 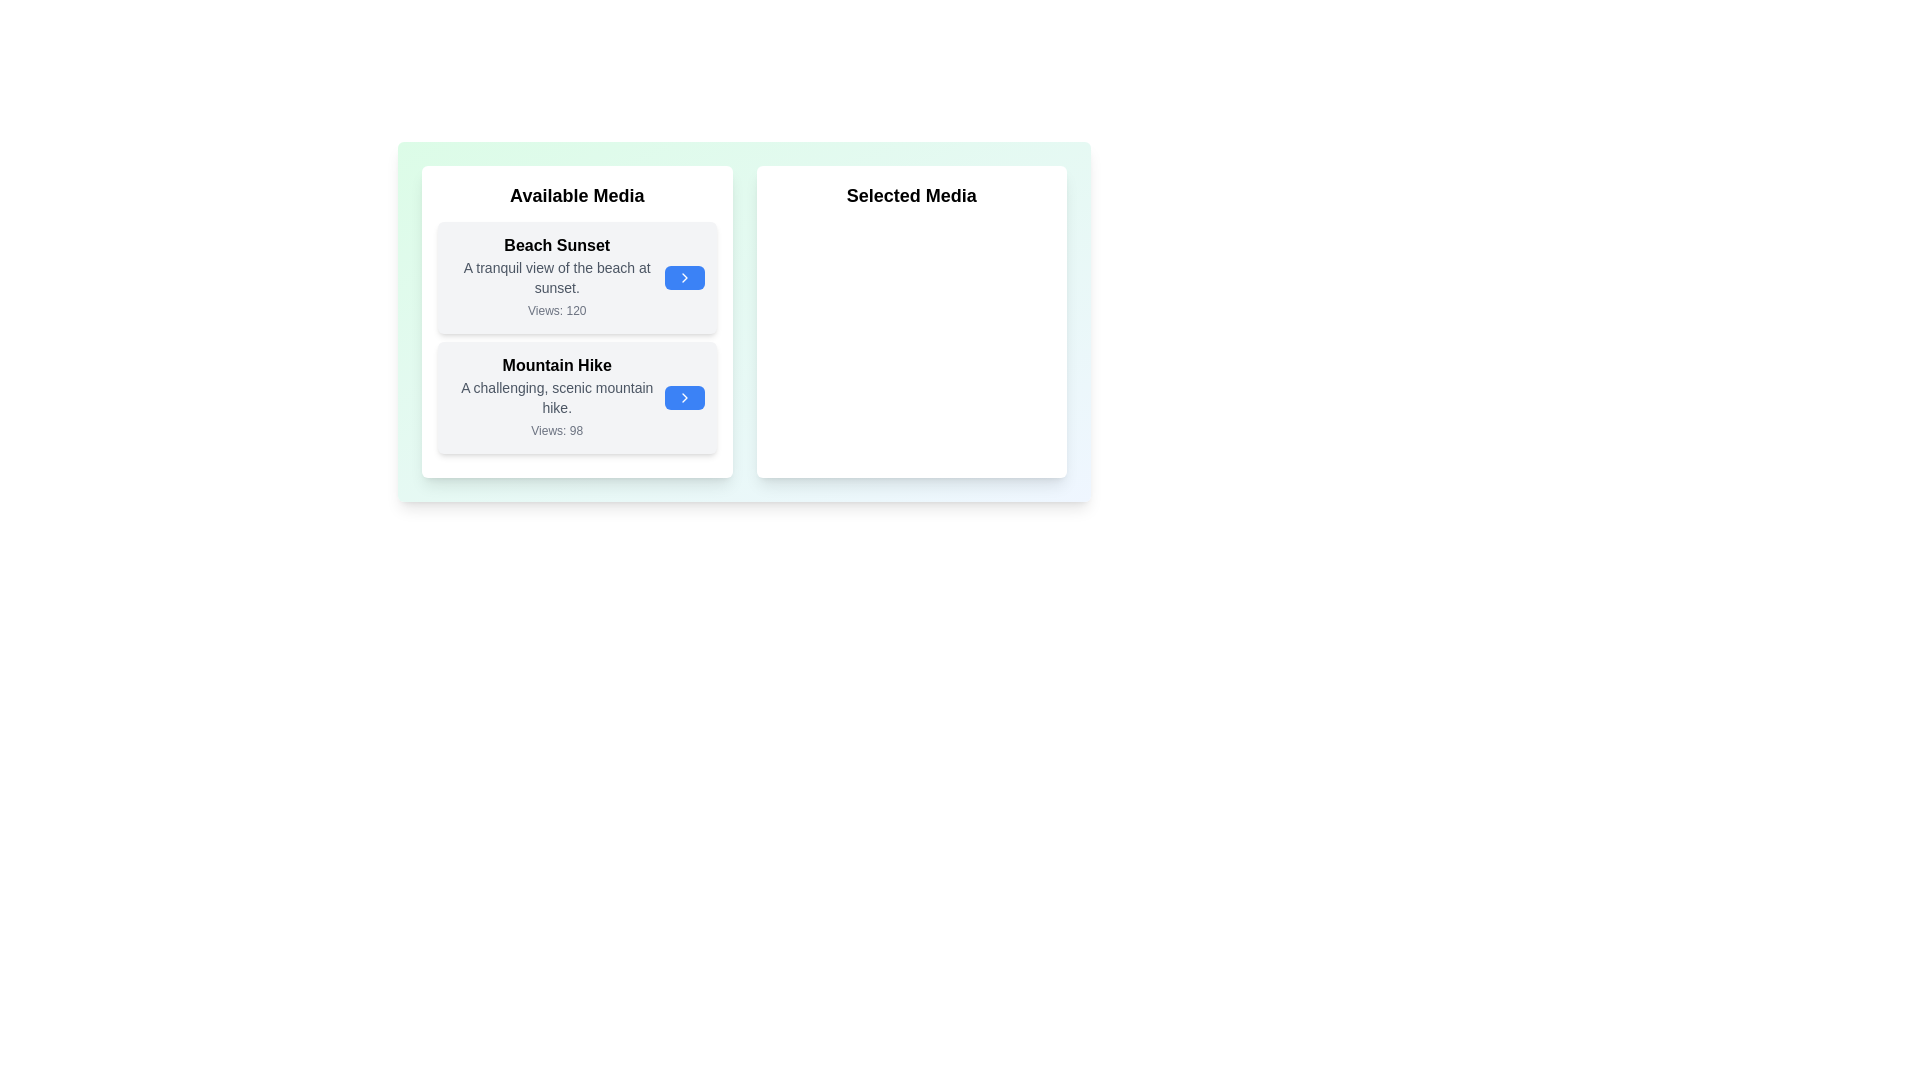 I want to click on the 'Selected Media' title to focus on that section, so click(x=910, y=196).